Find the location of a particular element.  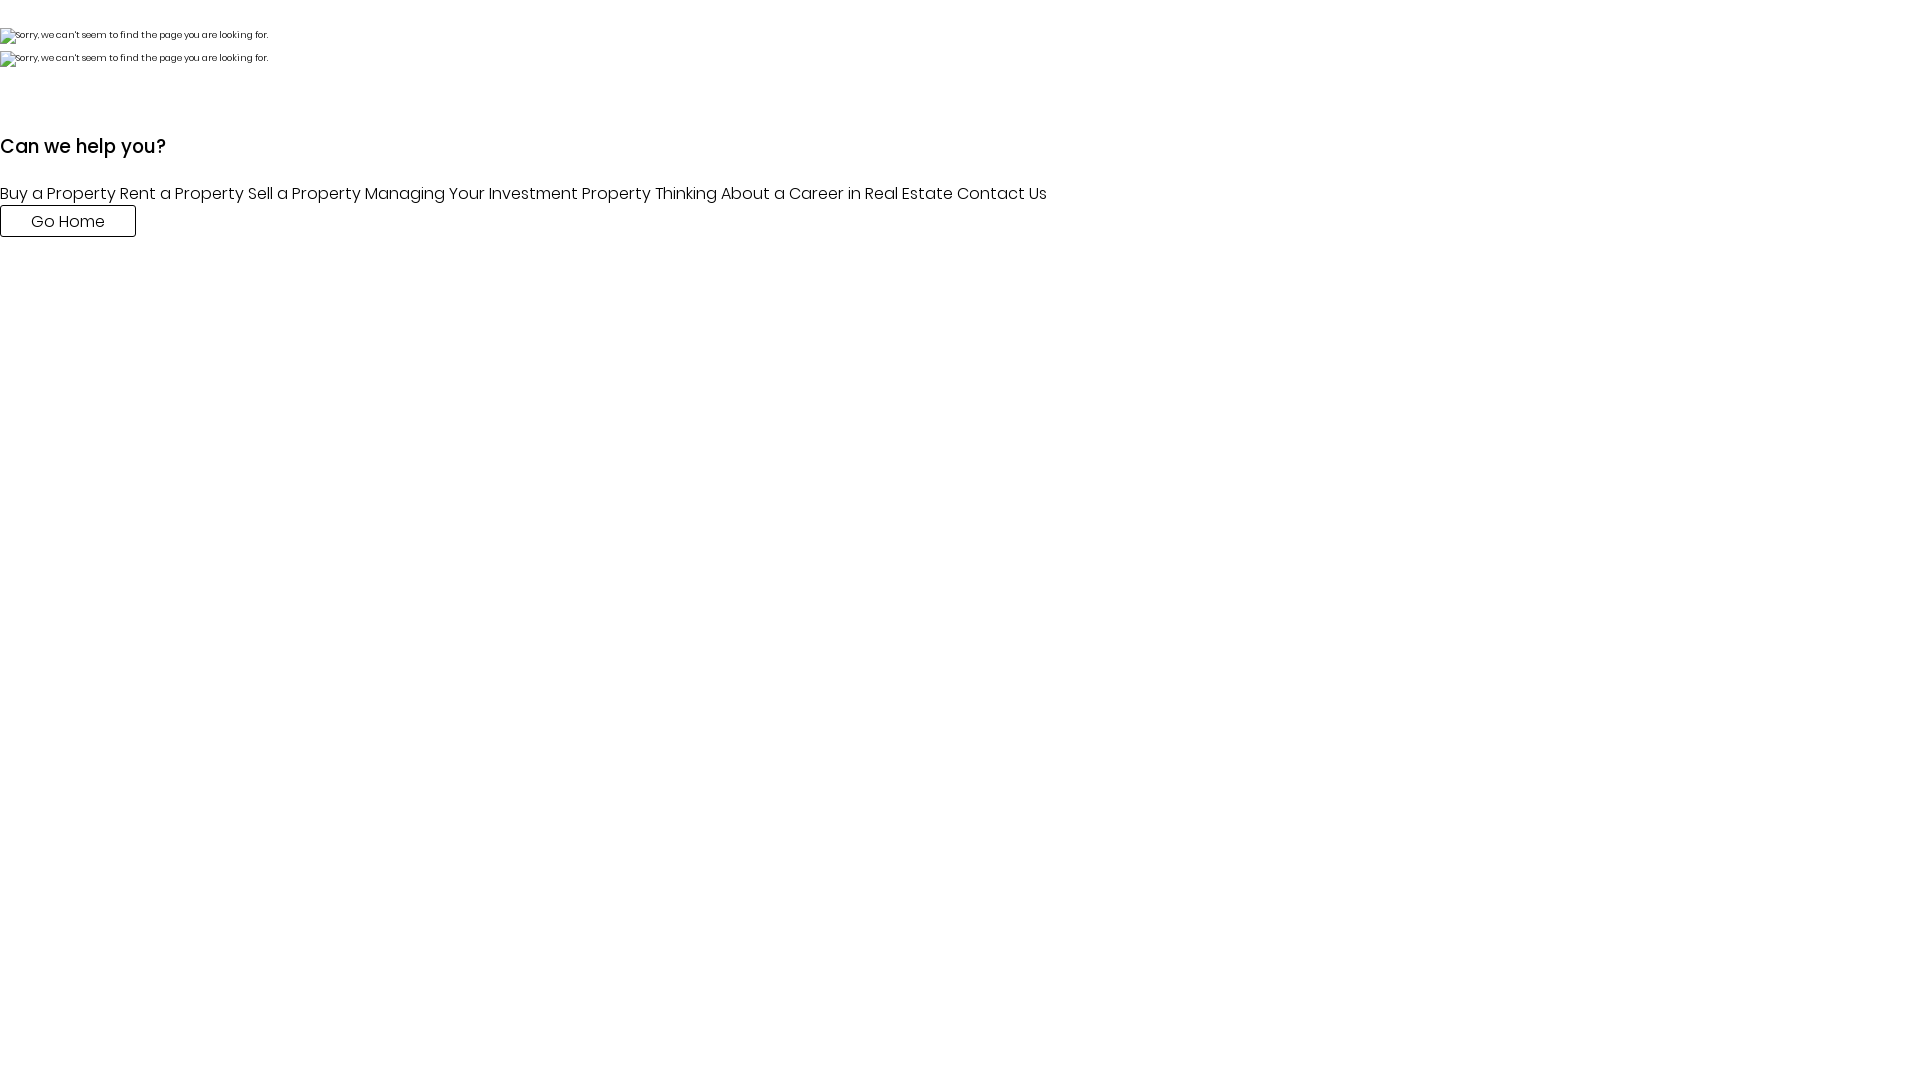

'Rent a Property' is located at coordinates (182, 193).